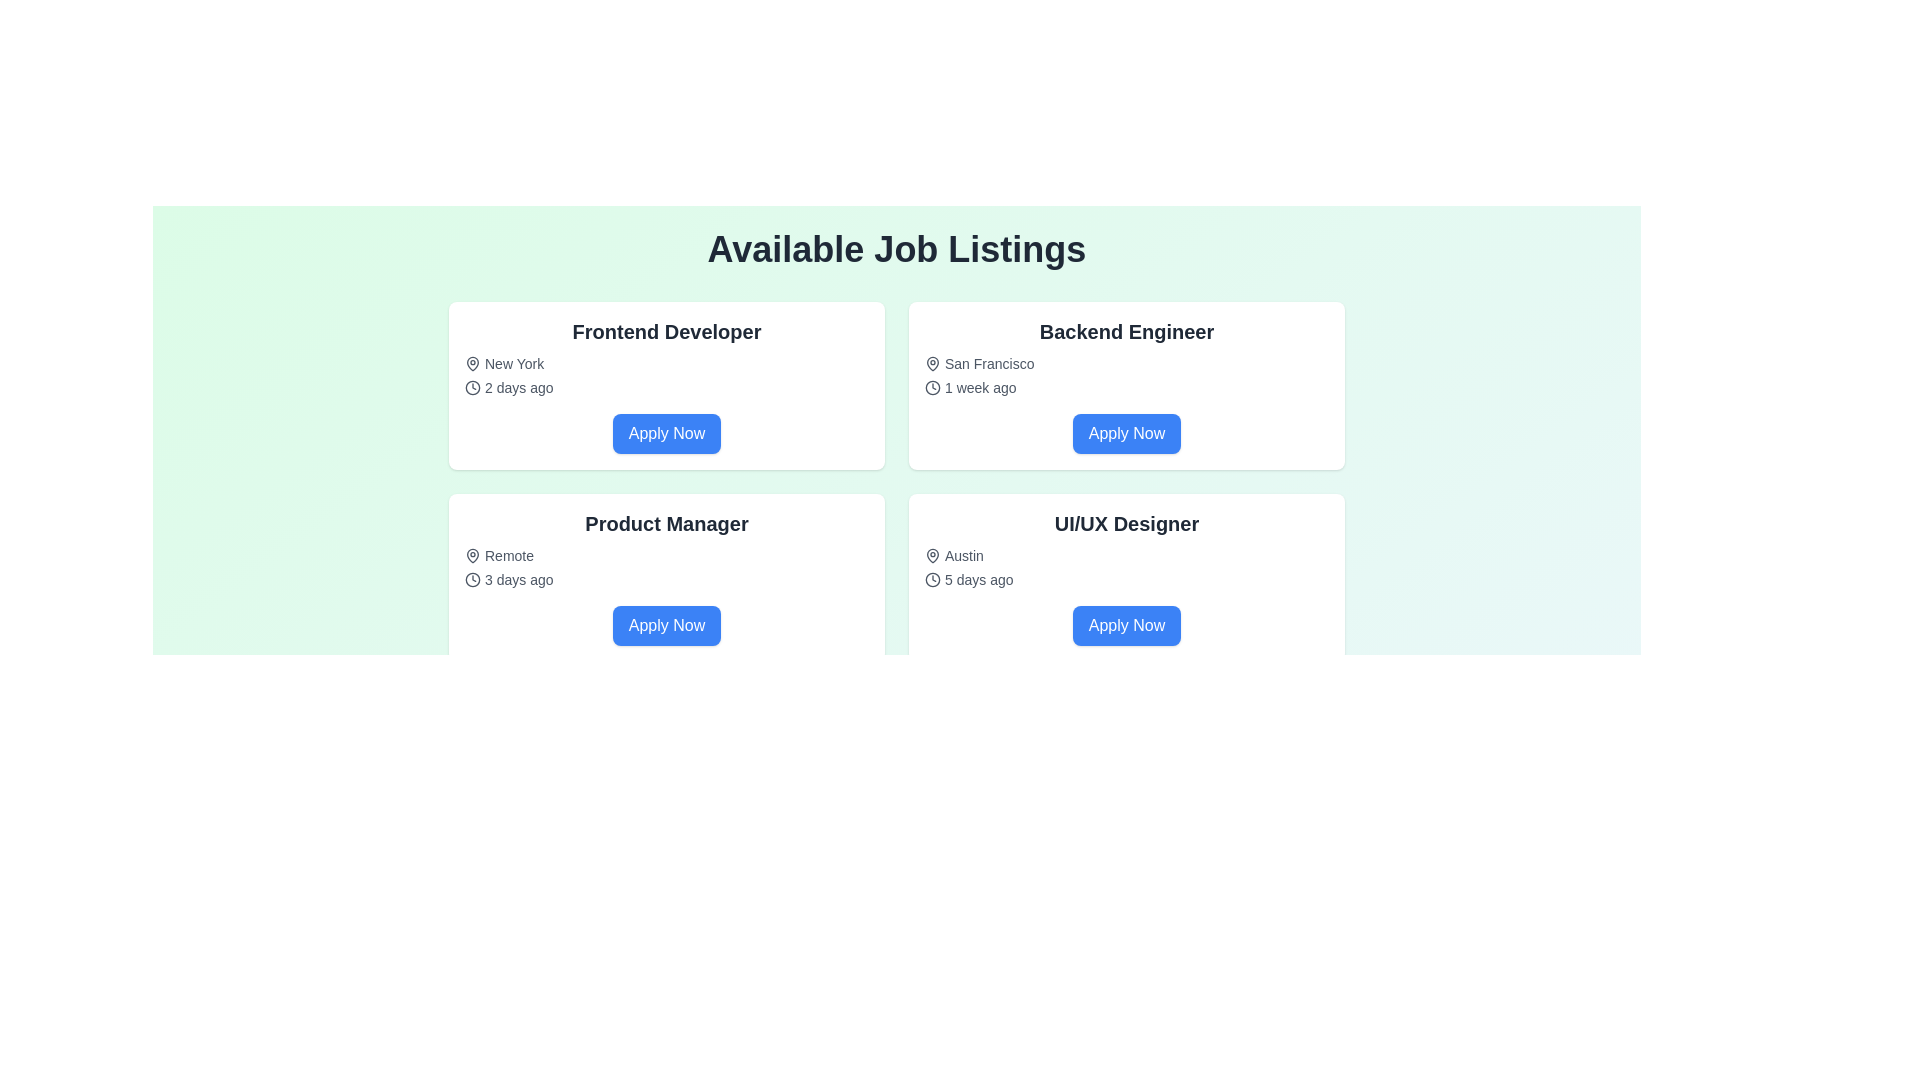 This screenshot has width=1920, height=1080. Describe the element at coordinates (667, 433) in the screenshot. I see `the 'Apply Now' button within the 'Frontend Developer' job posting card to trigger the background color change` at that location.